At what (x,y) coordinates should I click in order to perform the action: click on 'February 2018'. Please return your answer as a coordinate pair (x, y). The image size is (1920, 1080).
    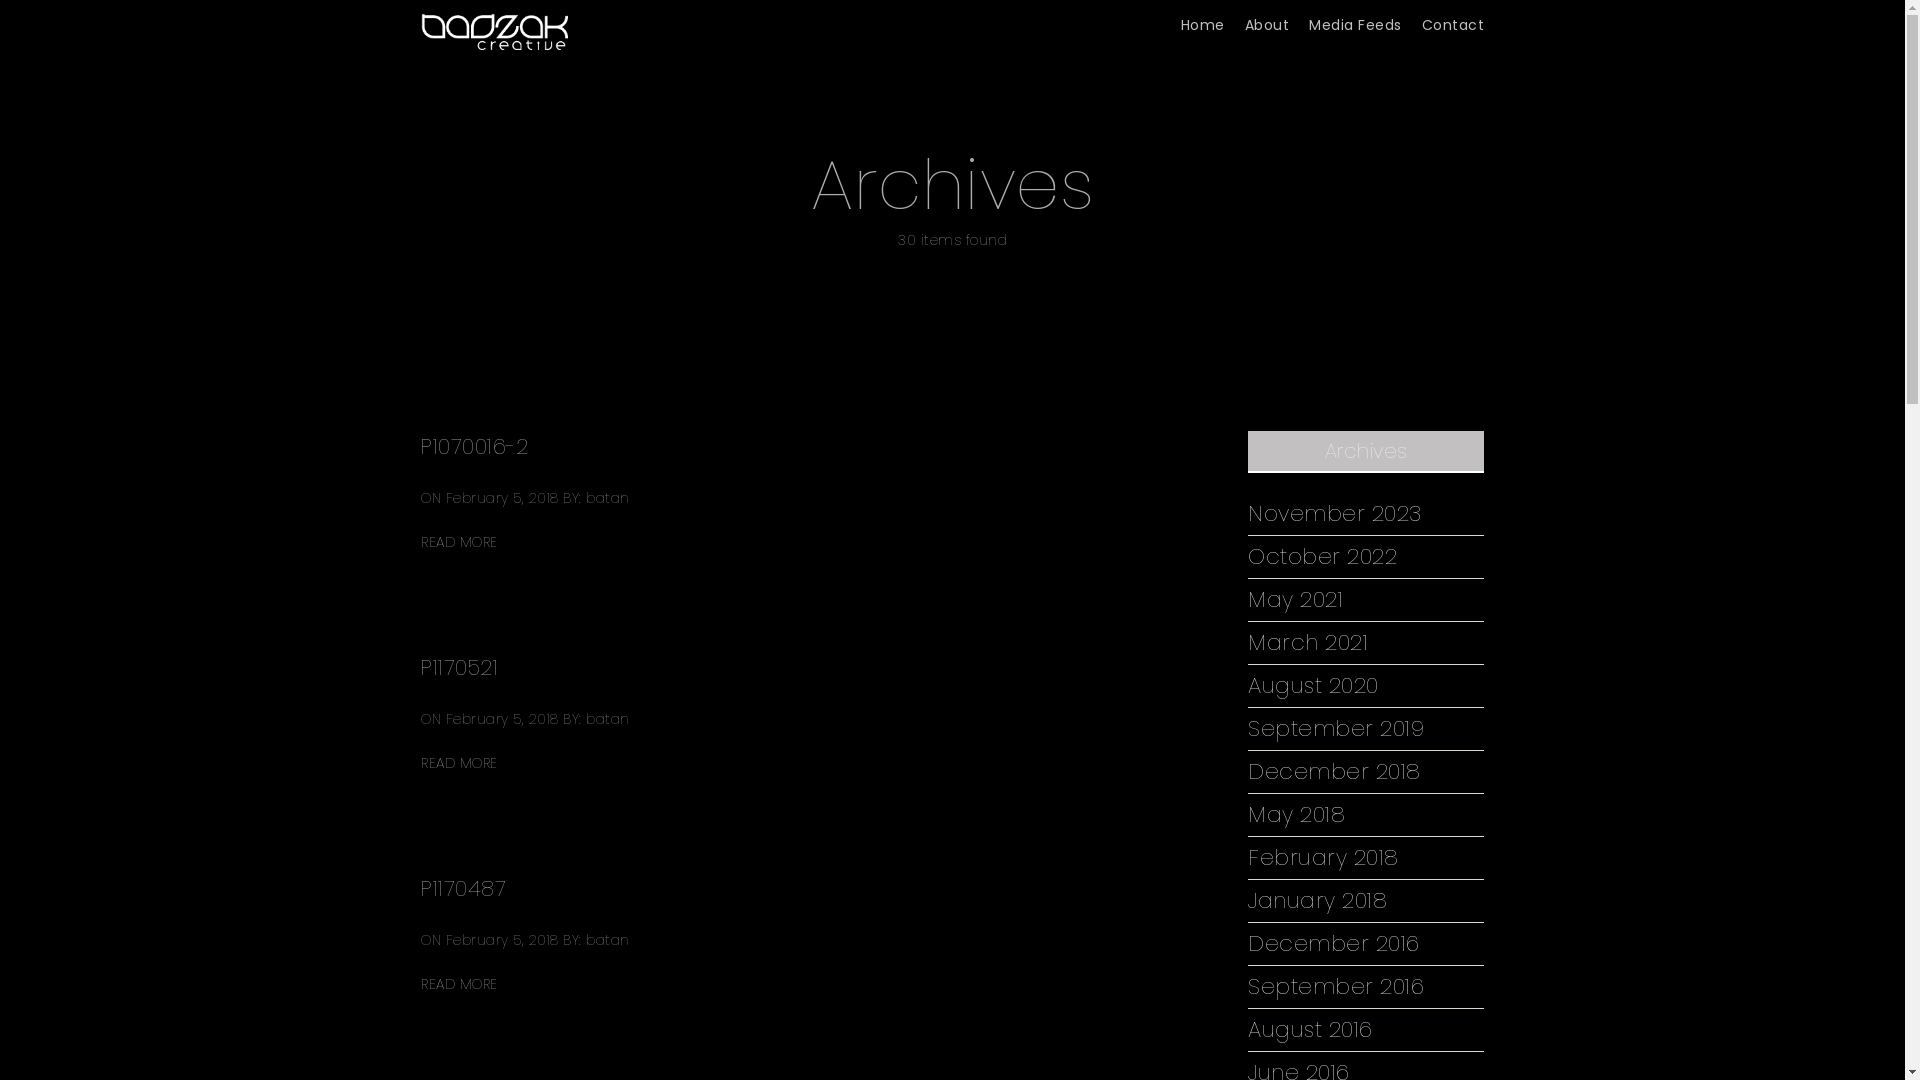
    Looking at the image, I should click on (1323, 856).